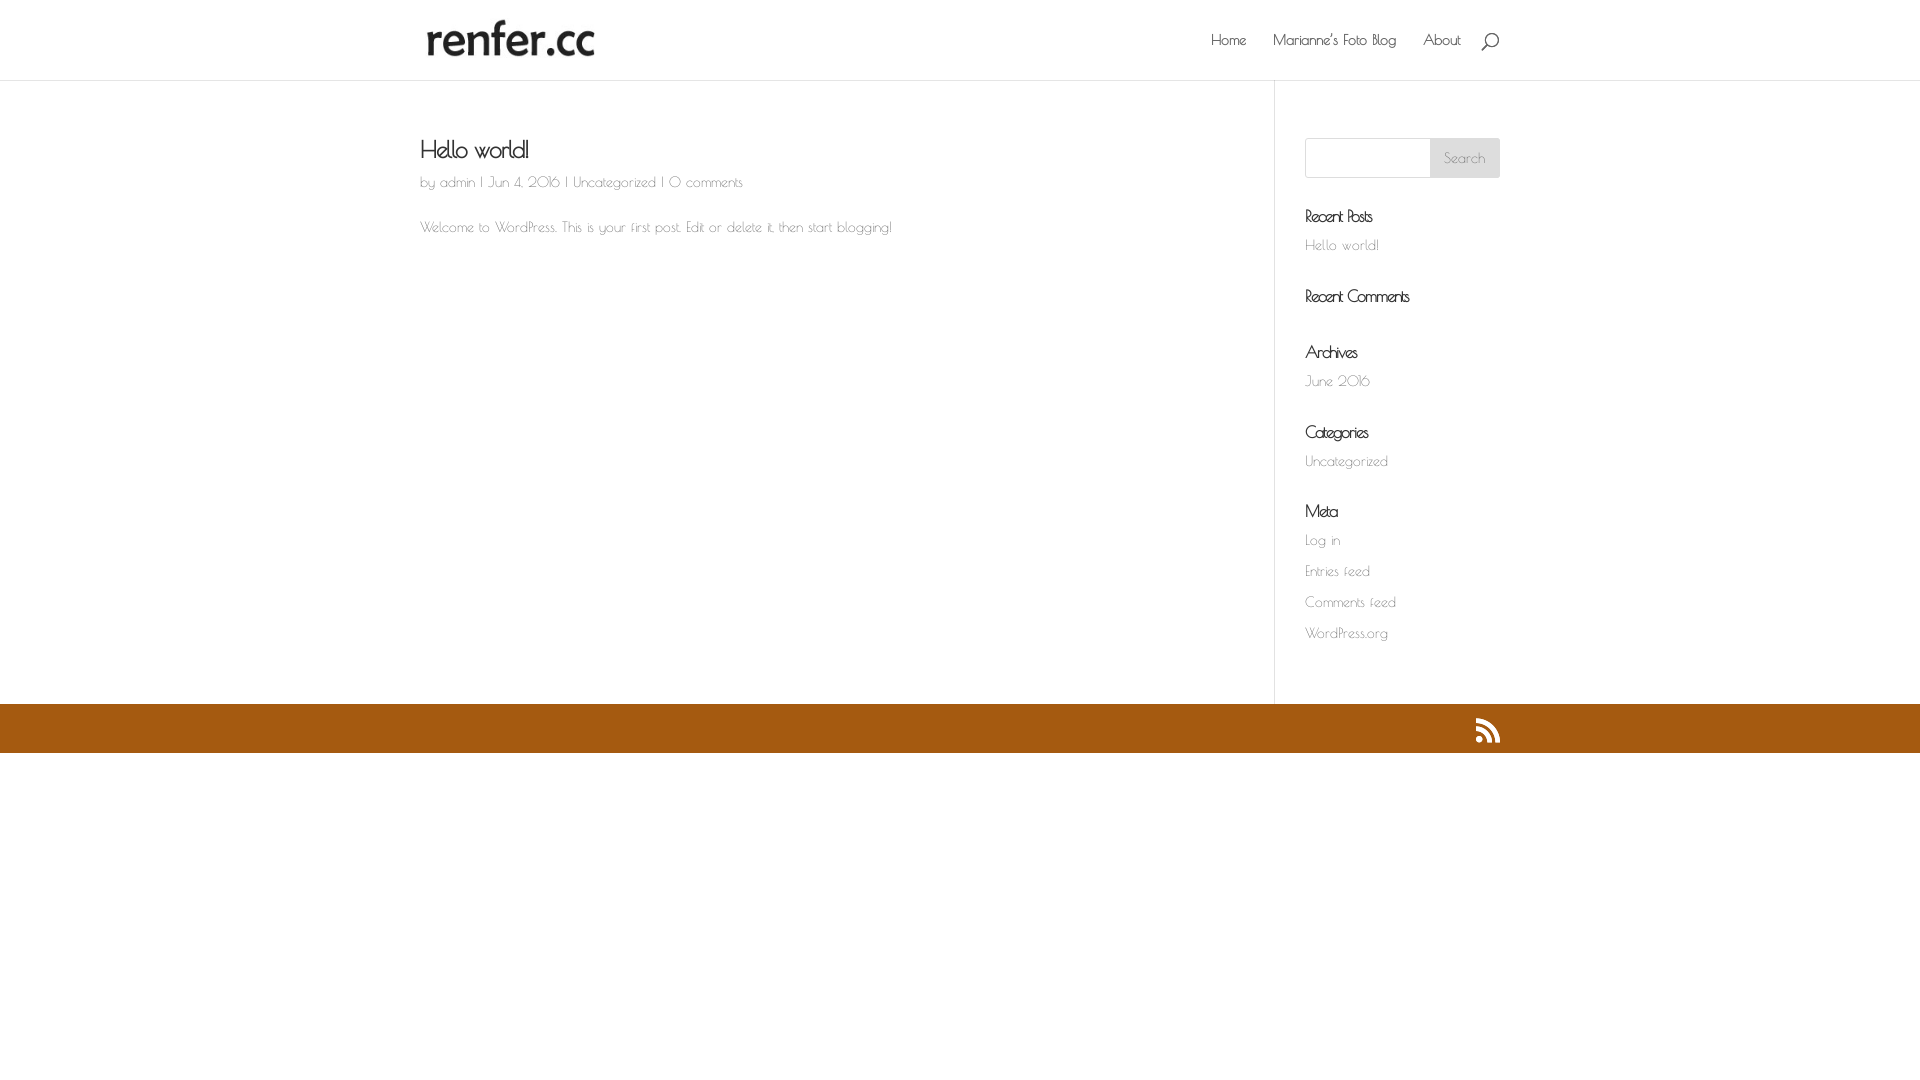  I want to click on 'Search', so click(1464, 157).